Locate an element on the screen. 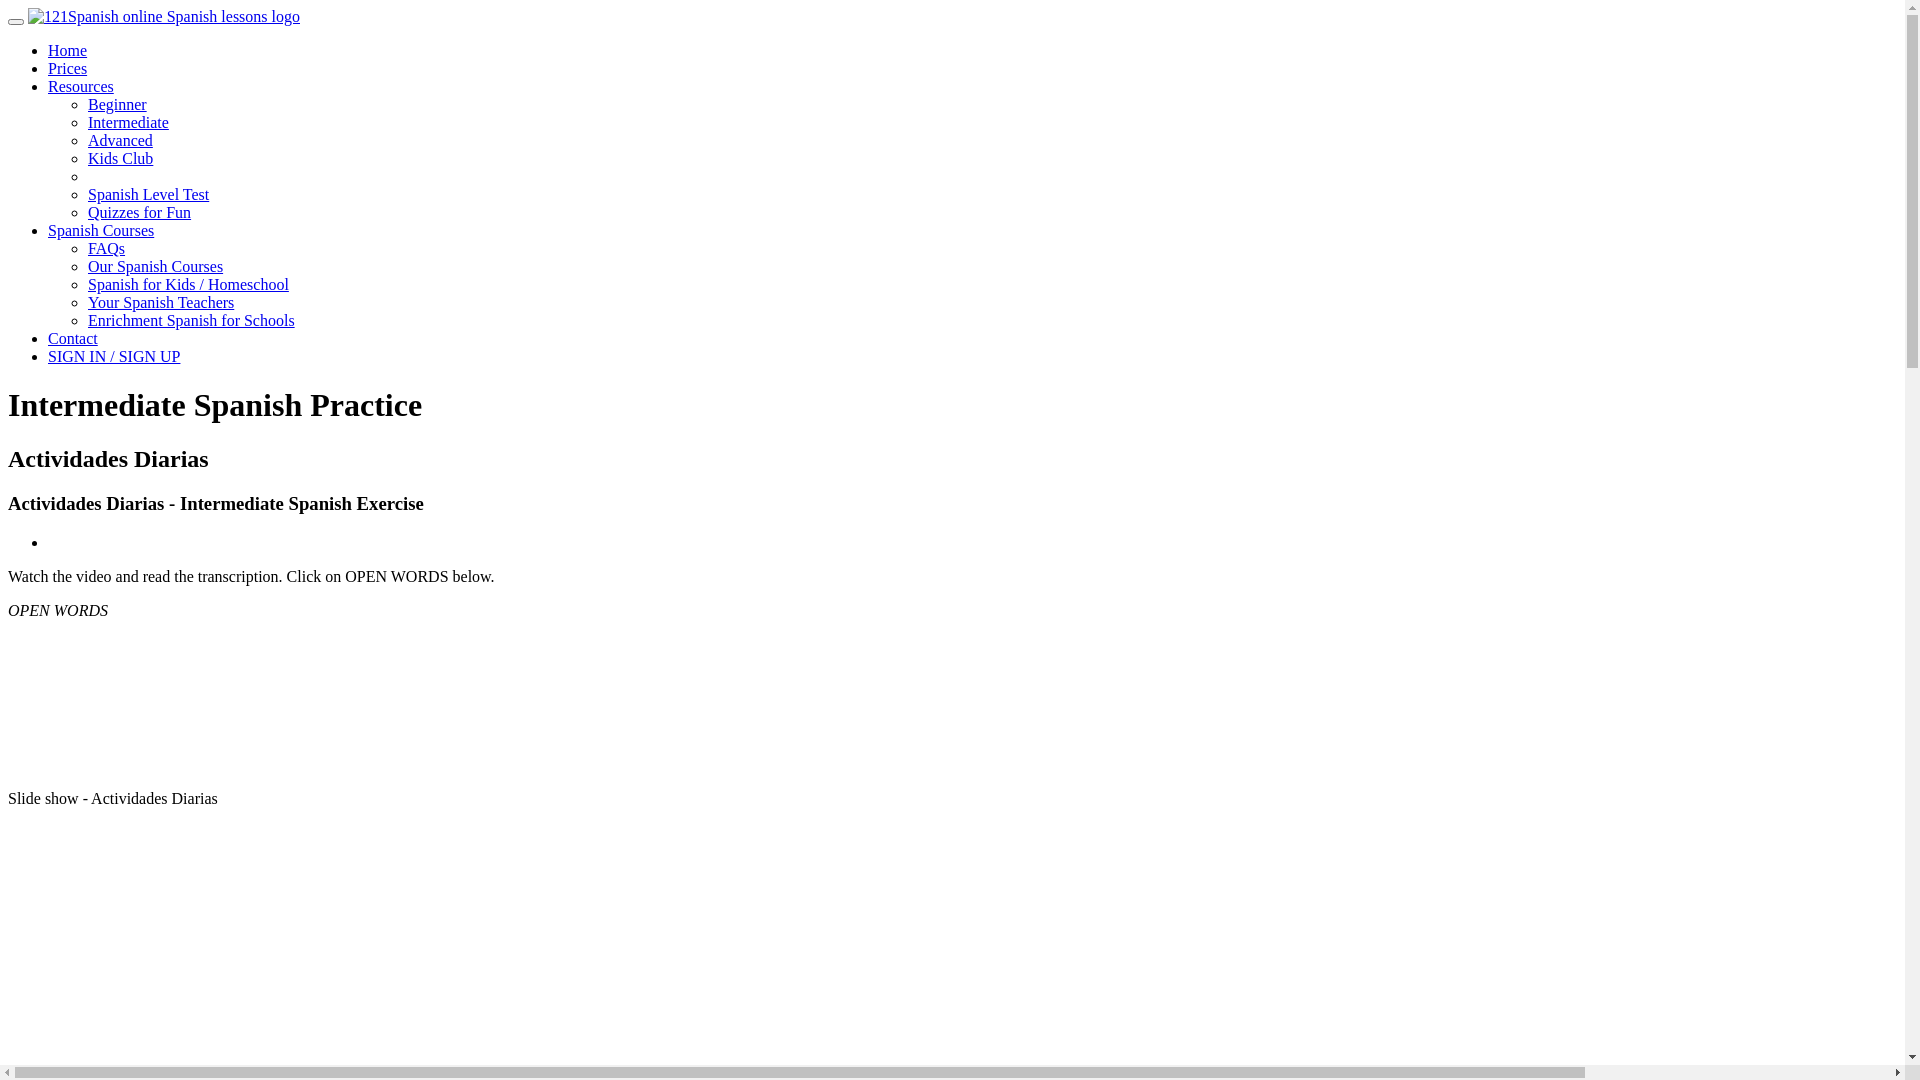 The width and height of the screenshot is (1920, 1080). 'Enrichment Spanish for Schools' is located at coordinates (191, 319).